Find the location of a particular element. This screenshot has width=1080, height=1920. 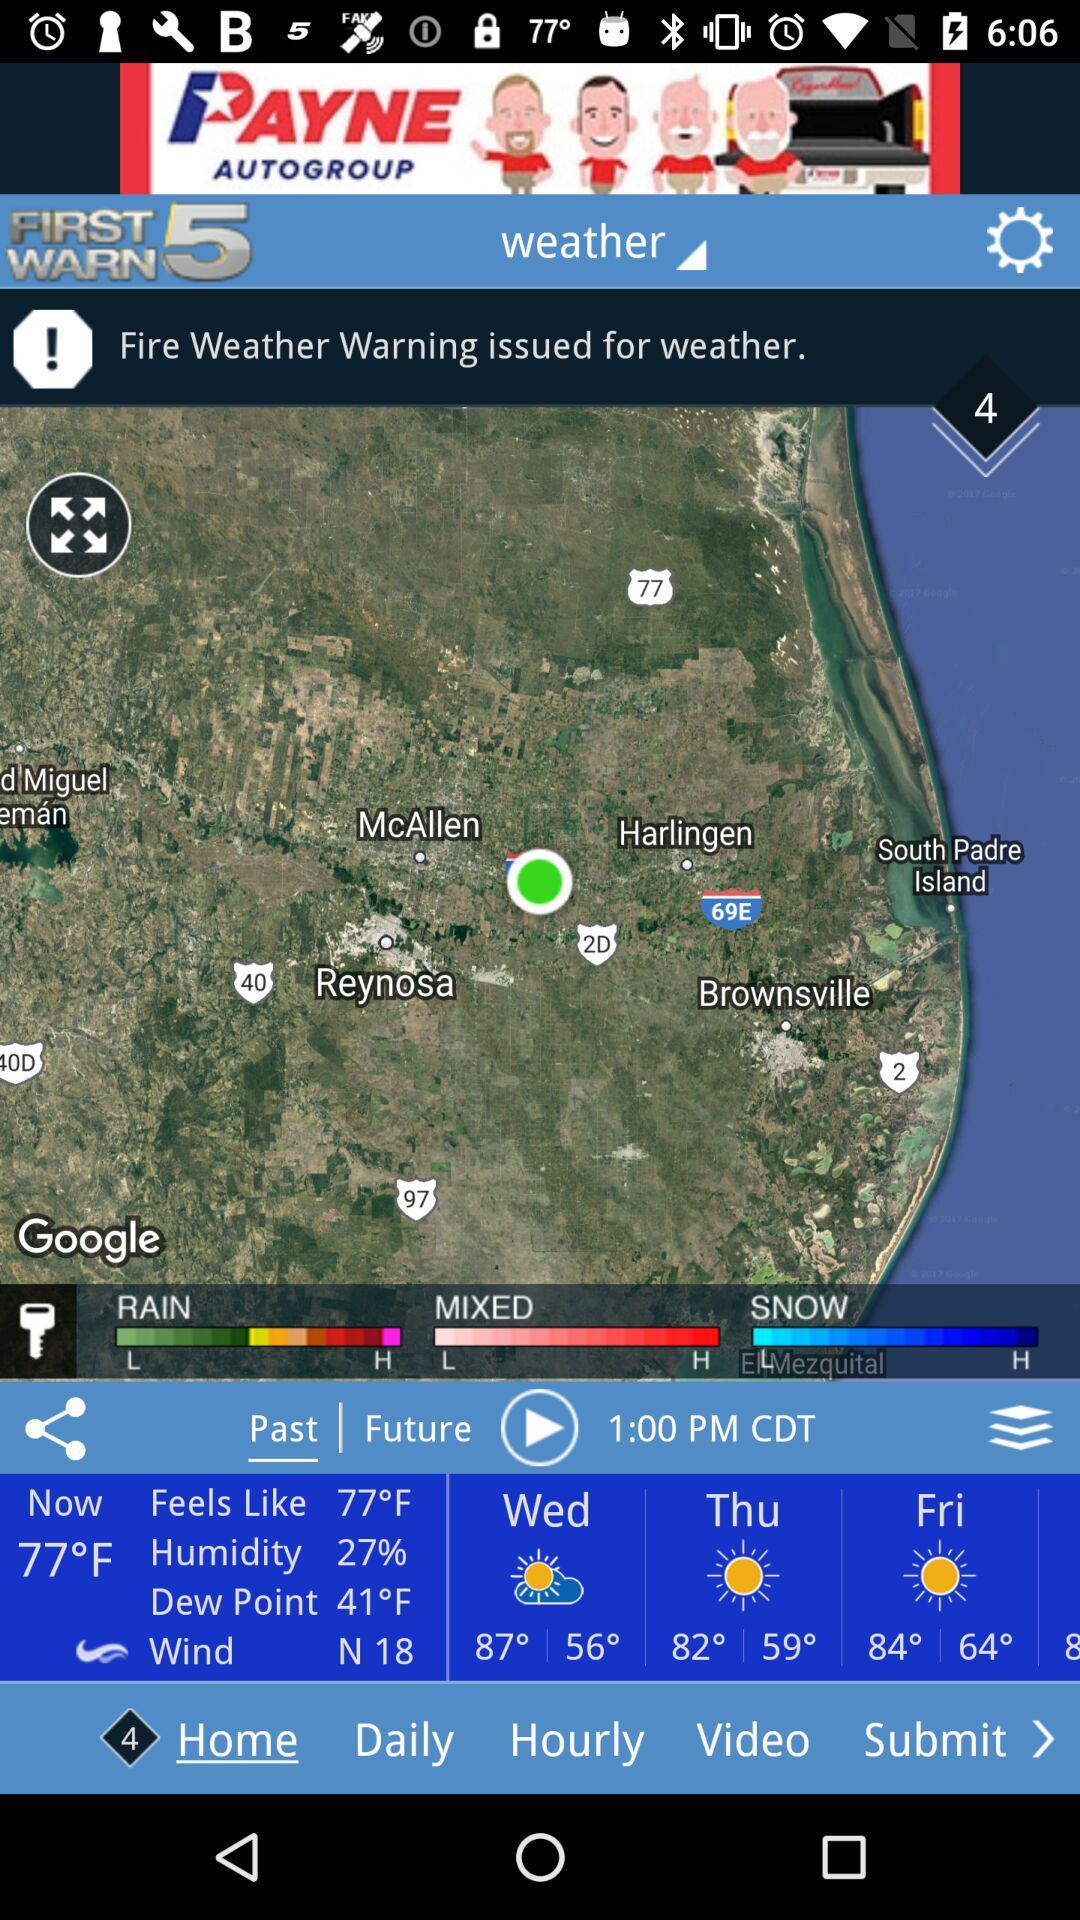

share weather now is located at coordinates (58, 1426).